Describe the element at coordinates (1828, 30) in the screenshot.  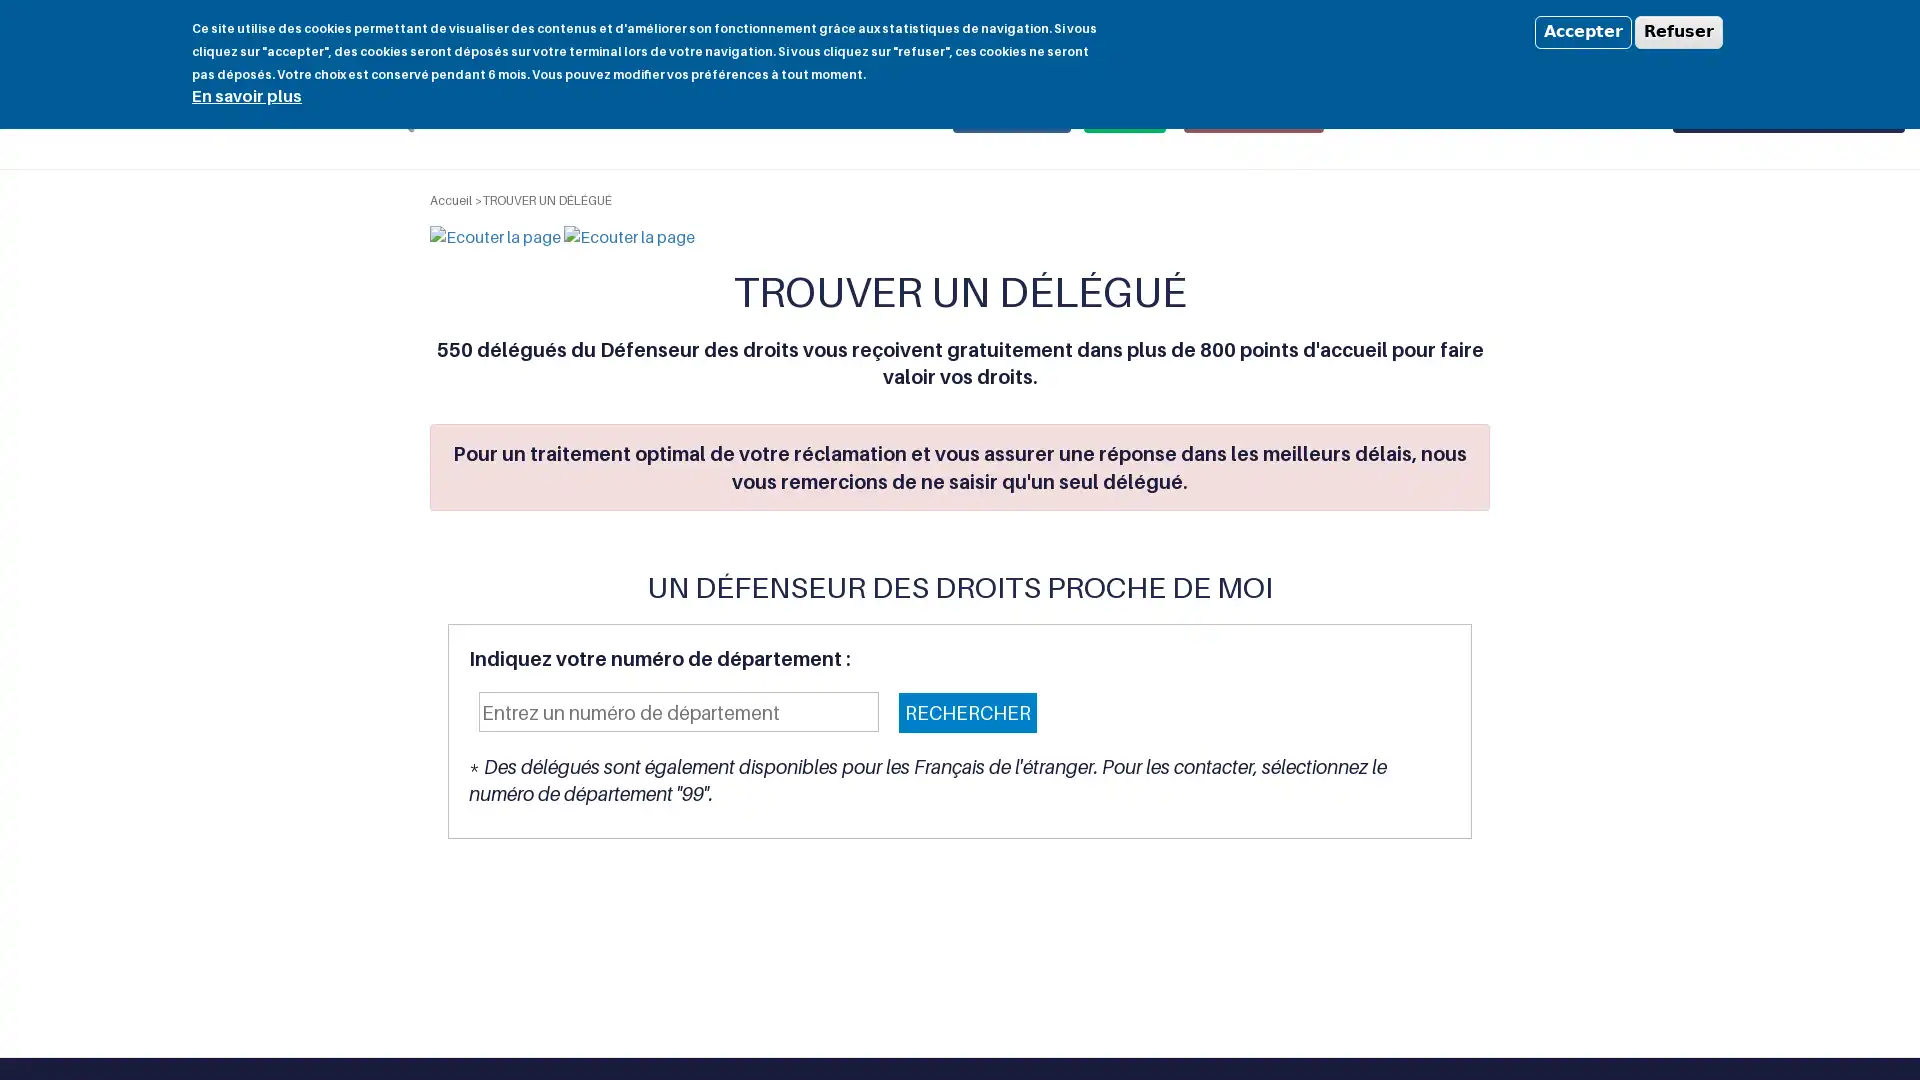
I see `FACIL'iti : Adaptez laffichage` at that location.